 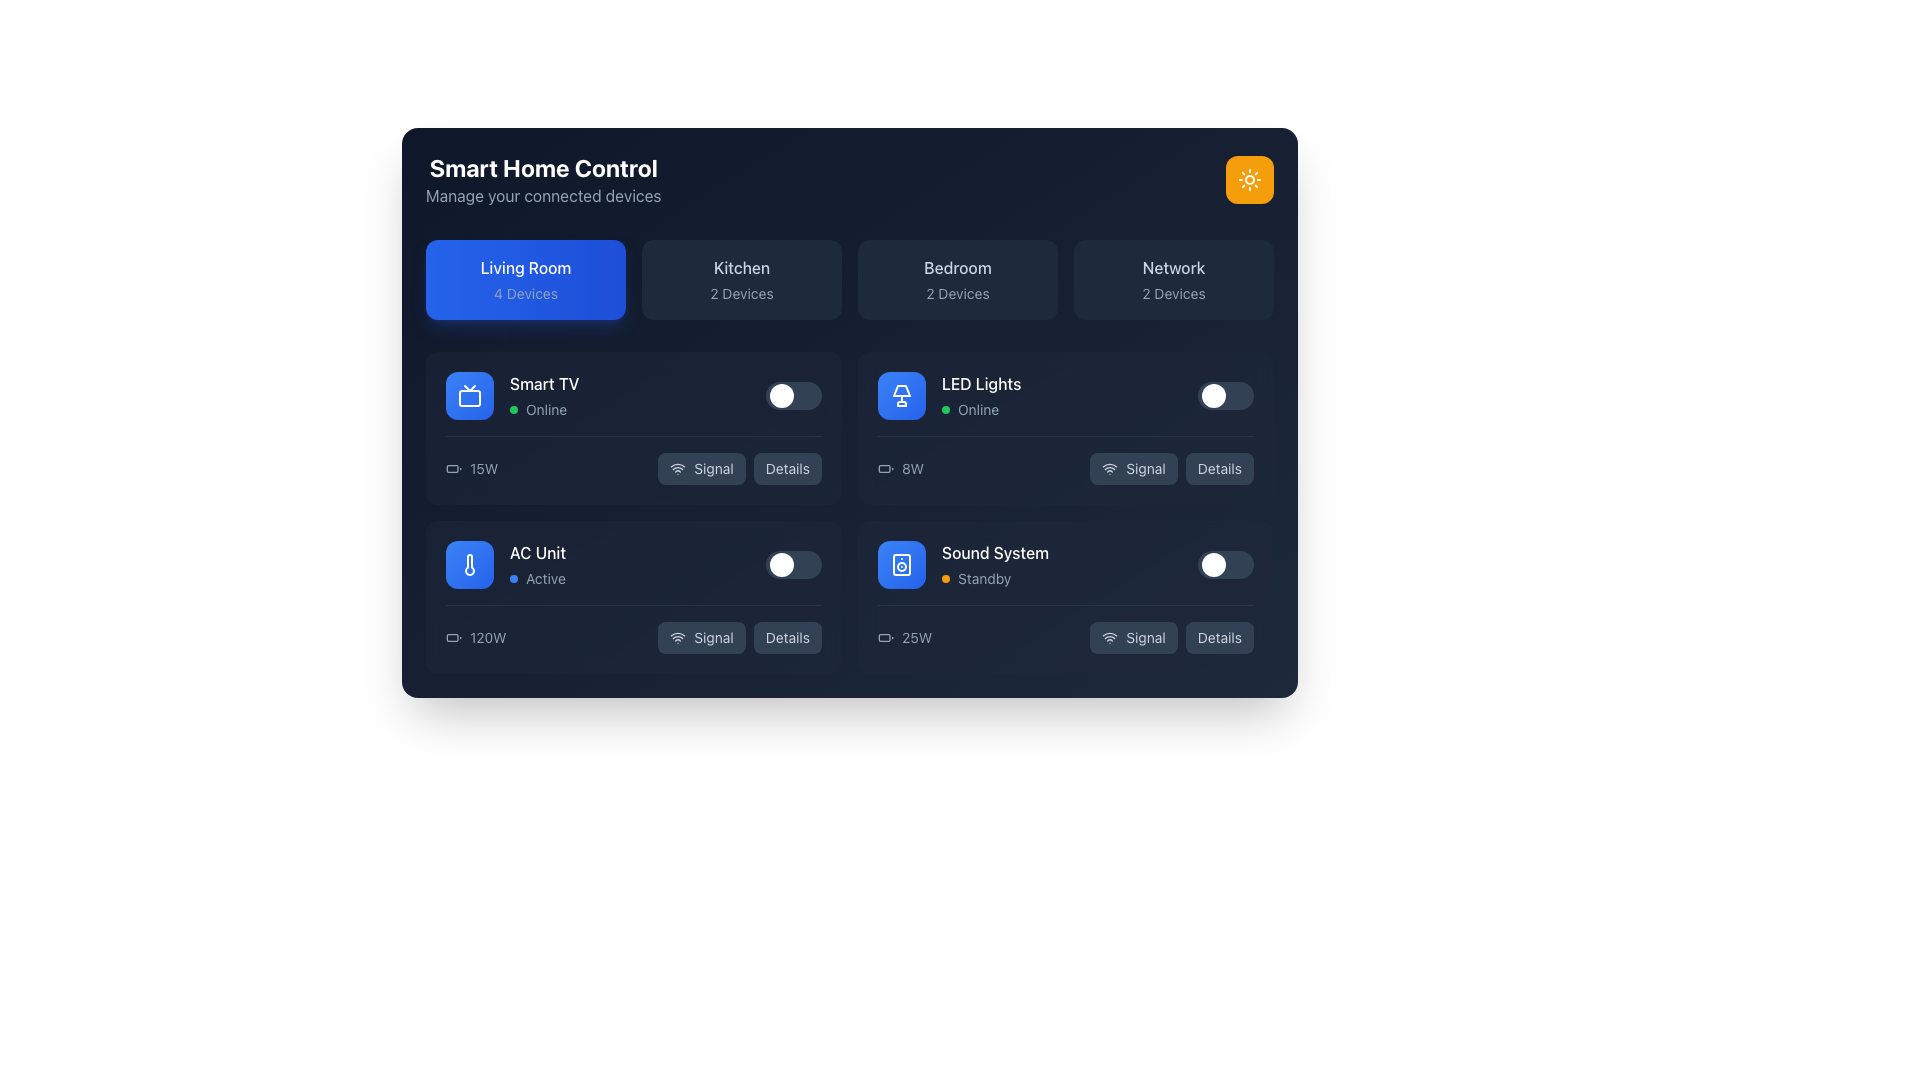 What do you see at coordinates (901, 564) in the screenshot?
I see `the speaker device icon in the 'Sound System' section` at bounding box center [901, 564].